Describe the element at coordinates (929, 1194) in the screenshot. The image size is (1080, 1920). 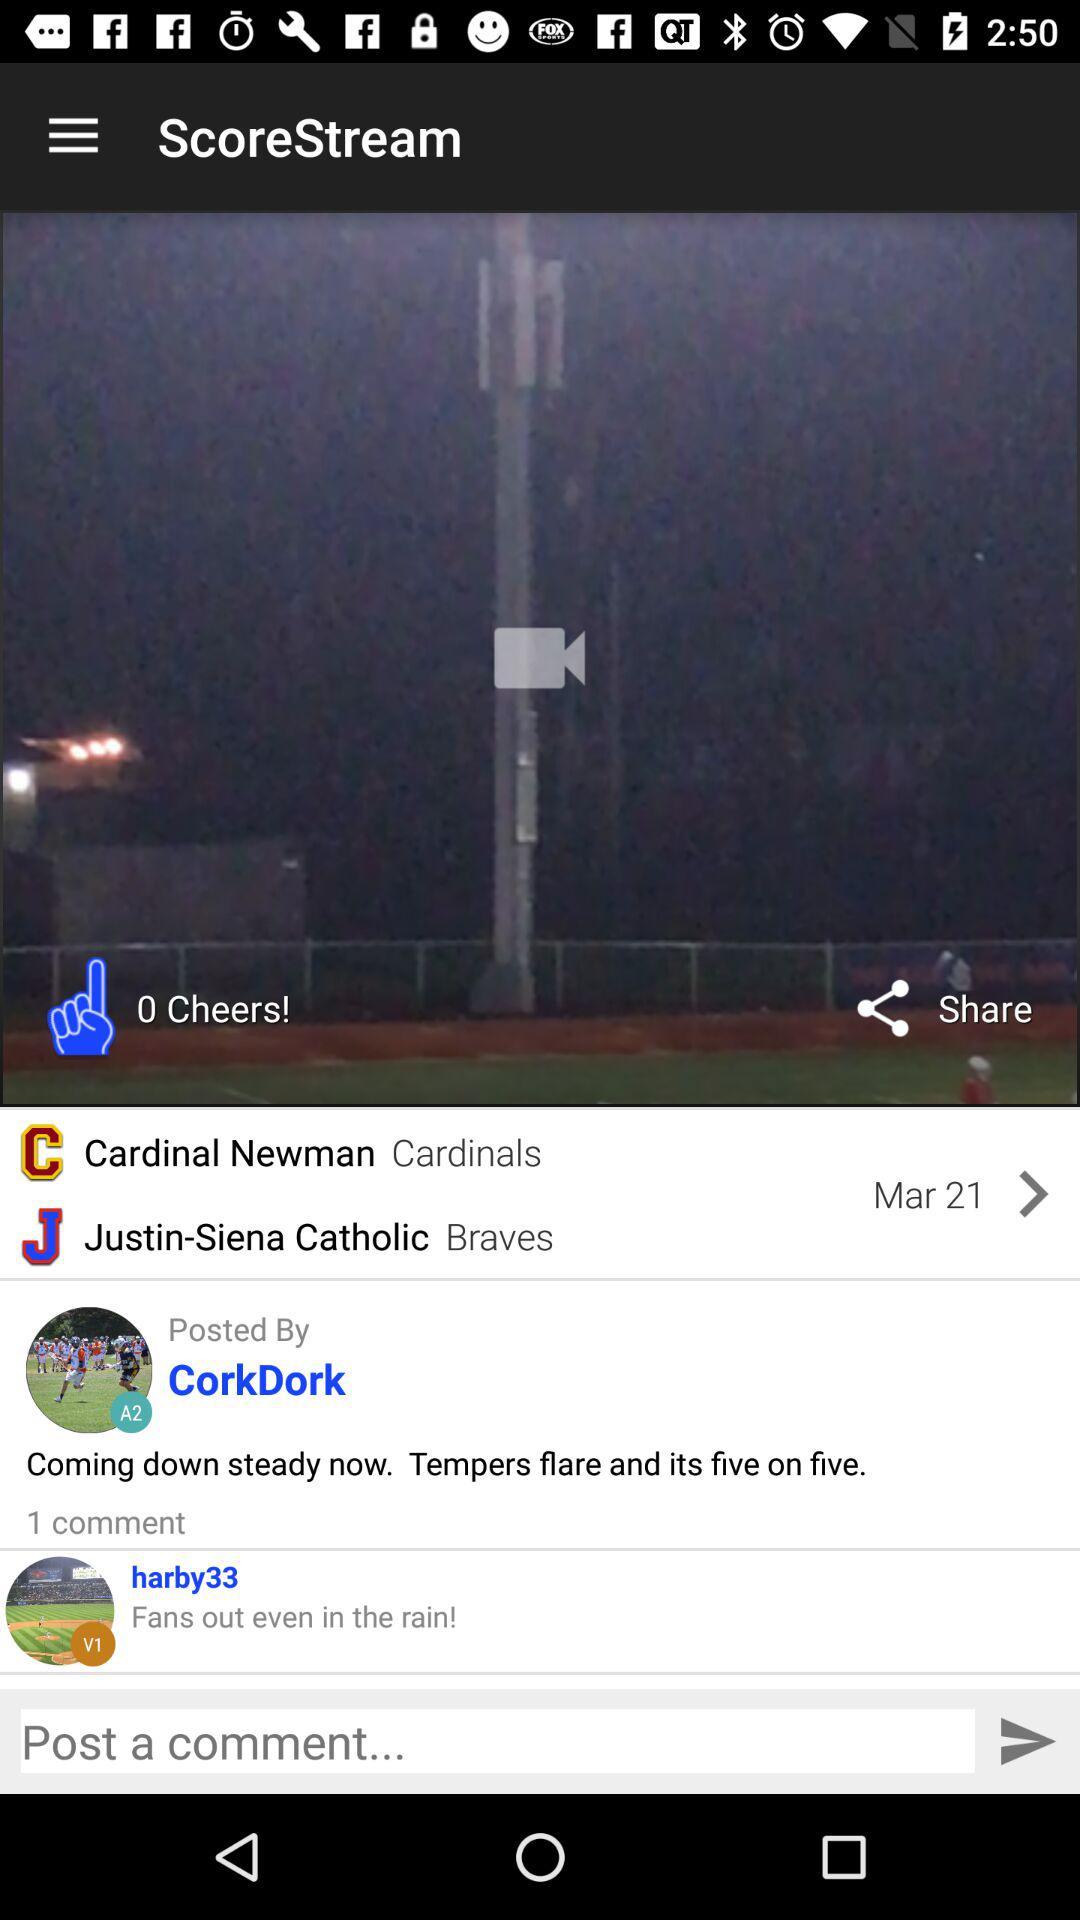
I see `mar 21 item` at that location.